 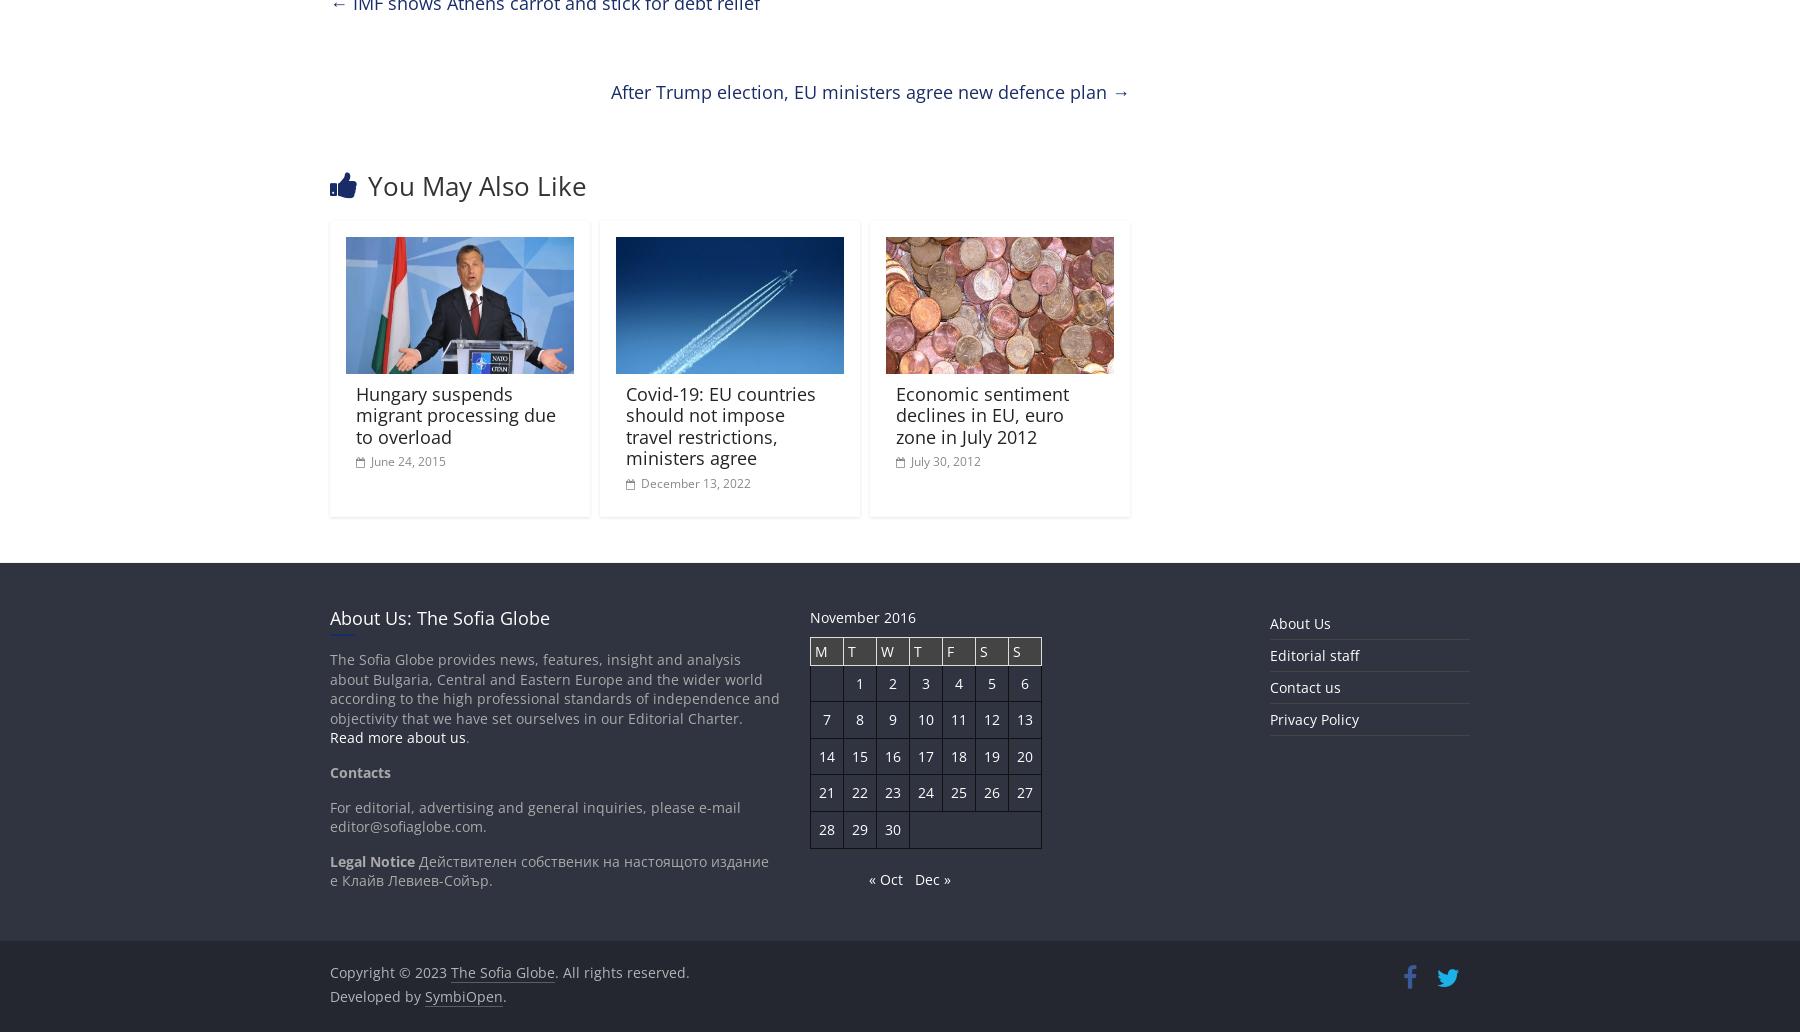 What do you see at coordinates (948, 649) in the screenshot?
I see `'F'` at bounding box center [948, 649].